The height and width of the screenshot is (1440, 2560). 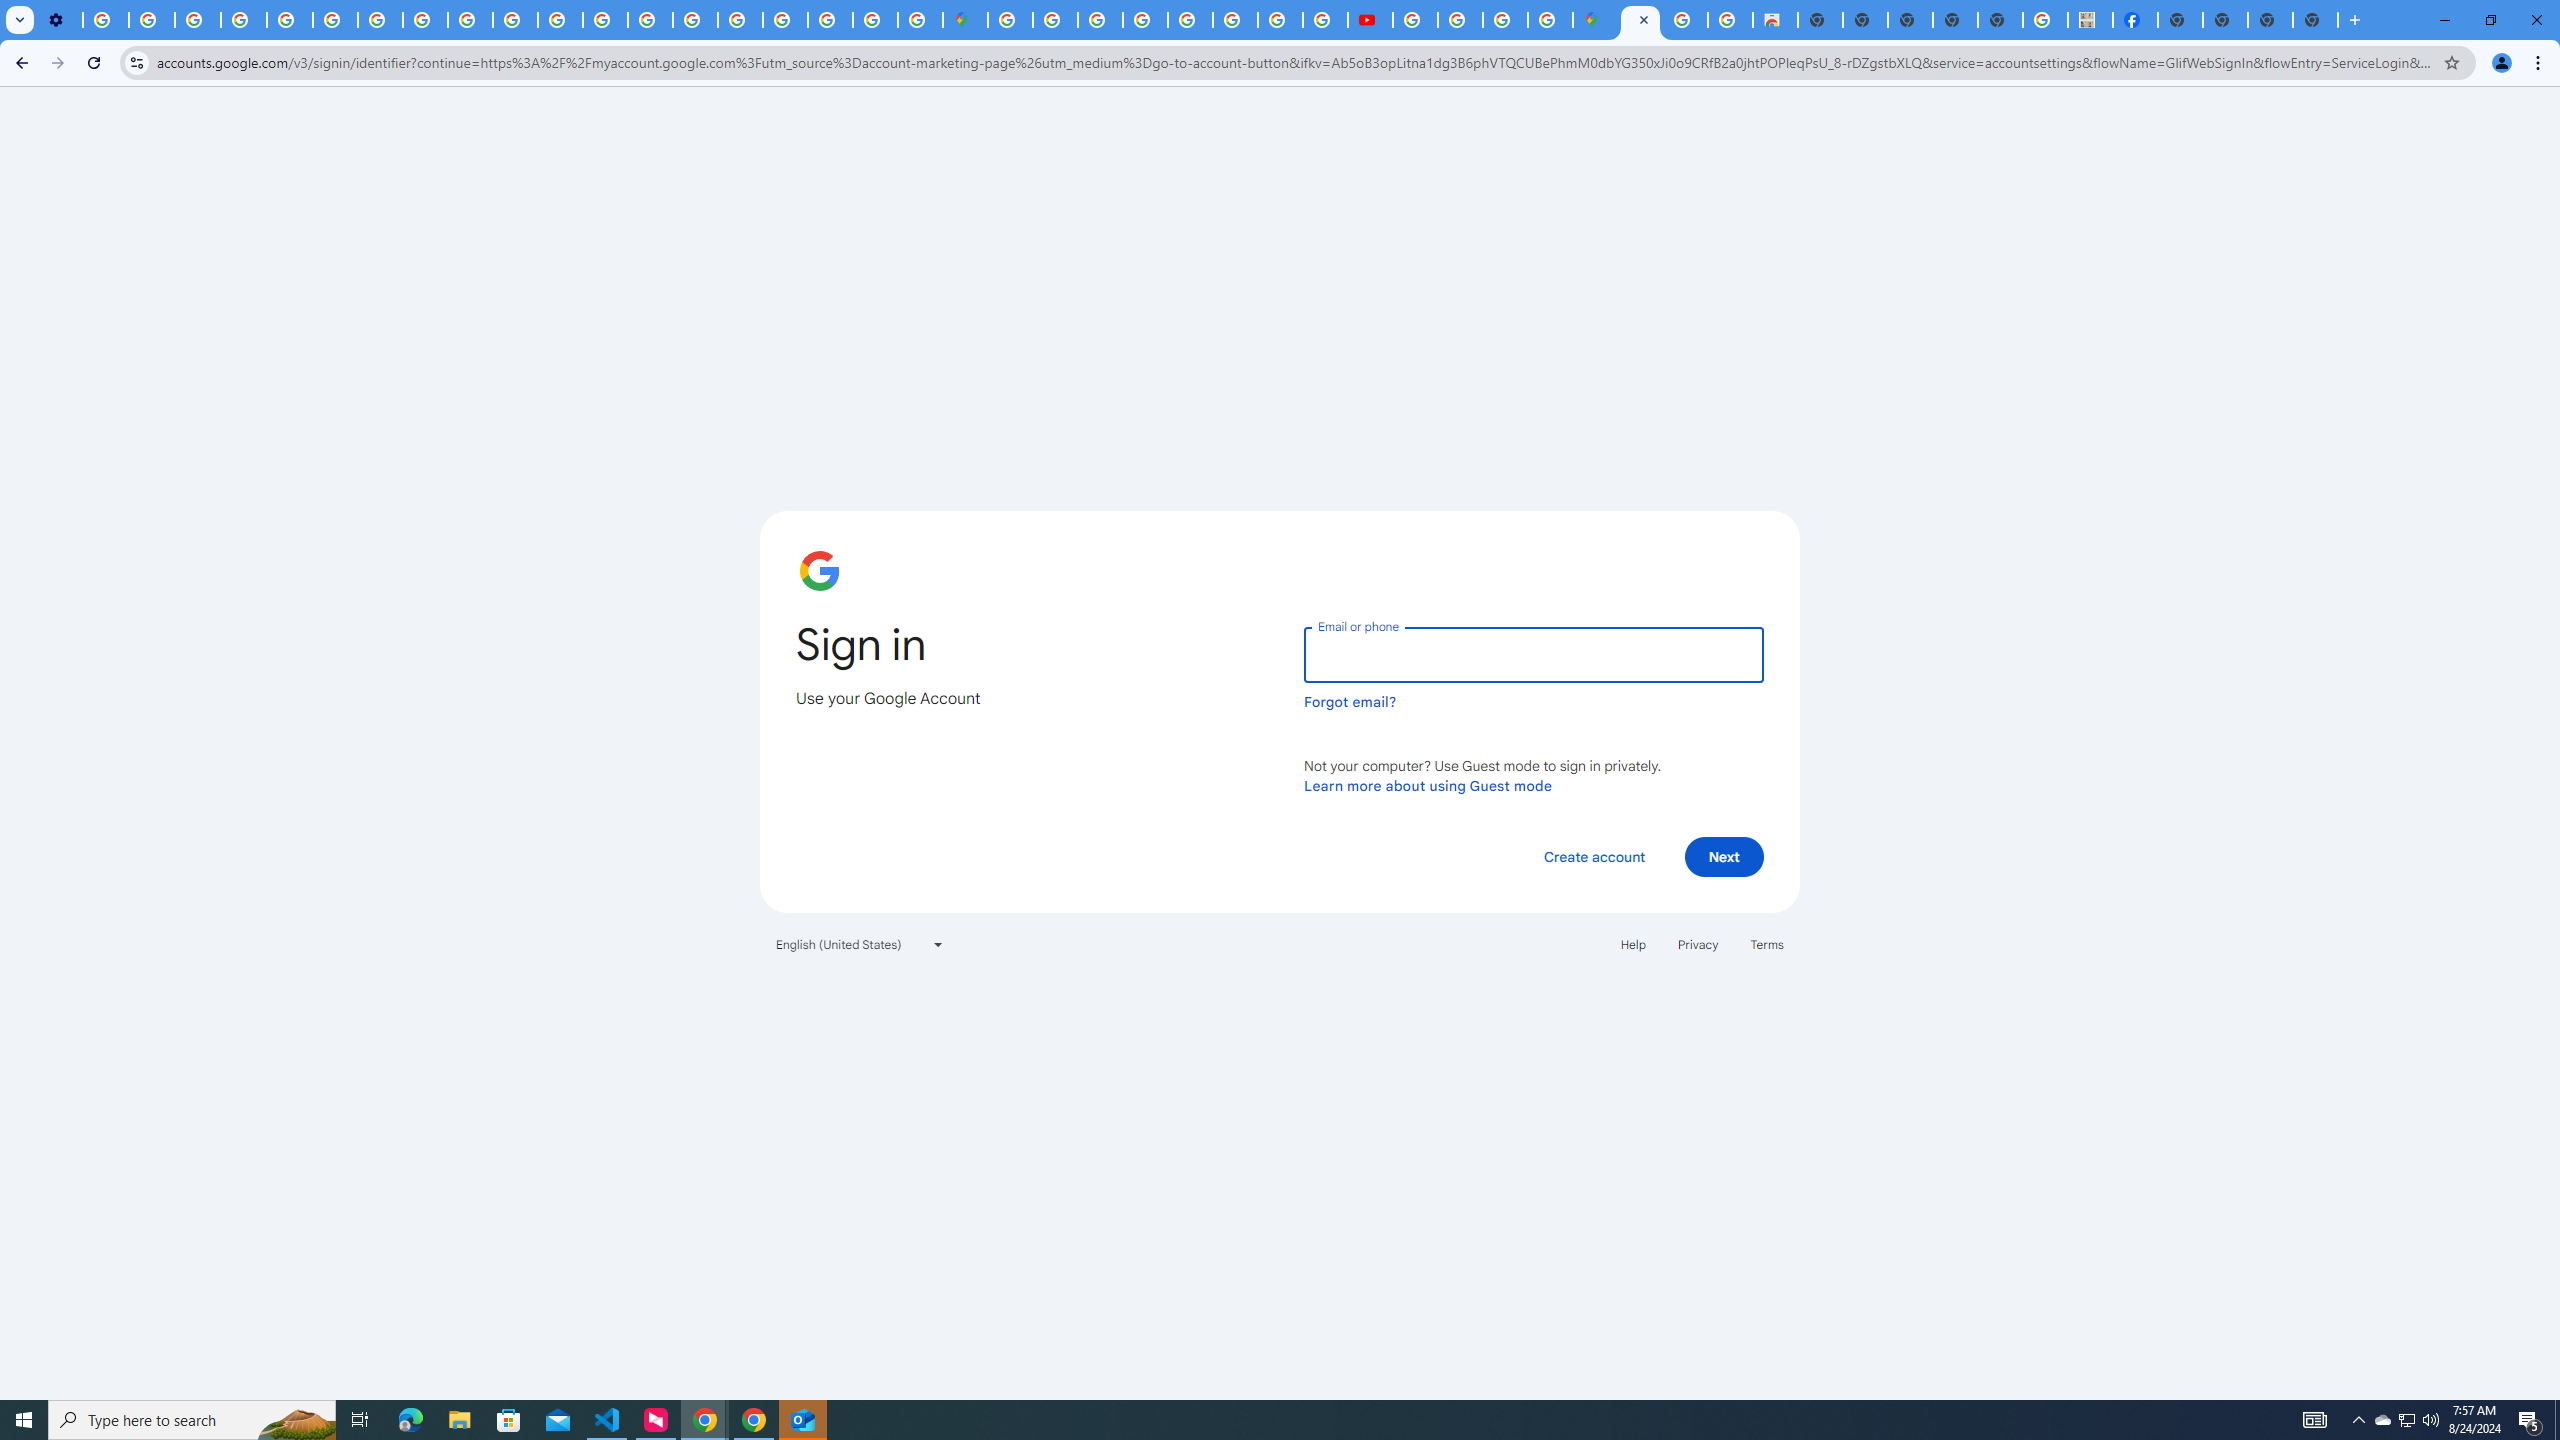 I want to click on 'Google Account Help', so click(x=244, y=19).